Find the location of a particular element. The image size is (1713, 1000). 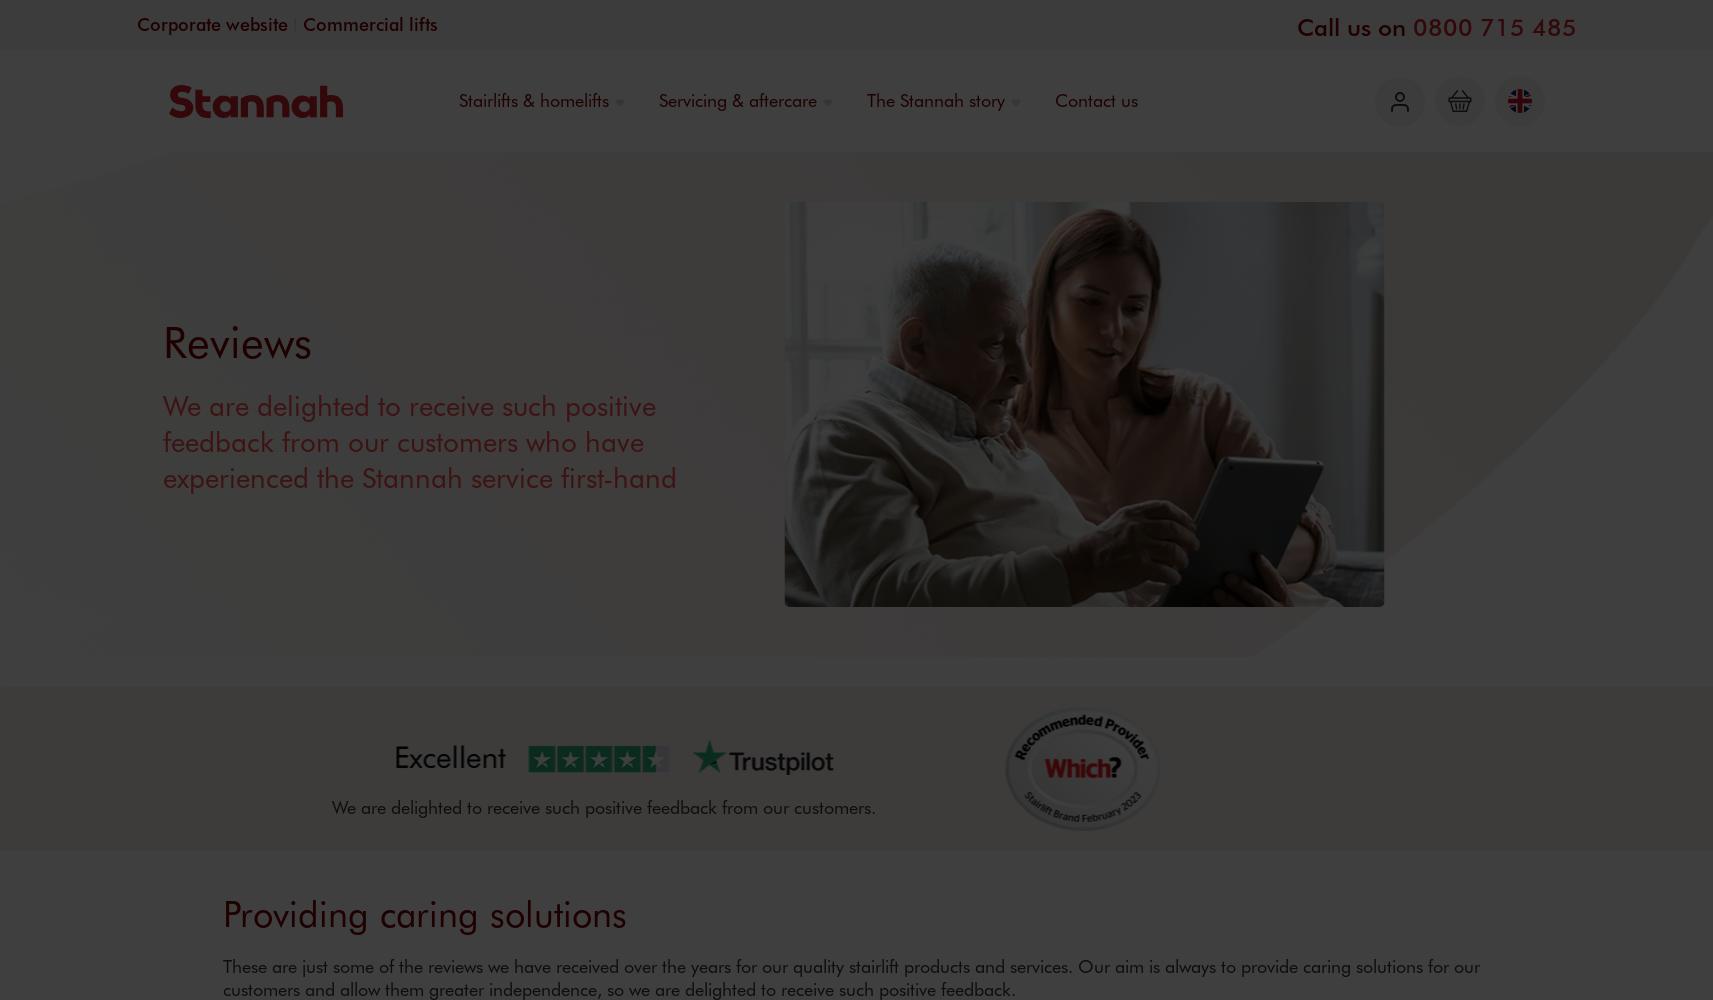

'Commercial lifts' is located at coordinates (302, 24).